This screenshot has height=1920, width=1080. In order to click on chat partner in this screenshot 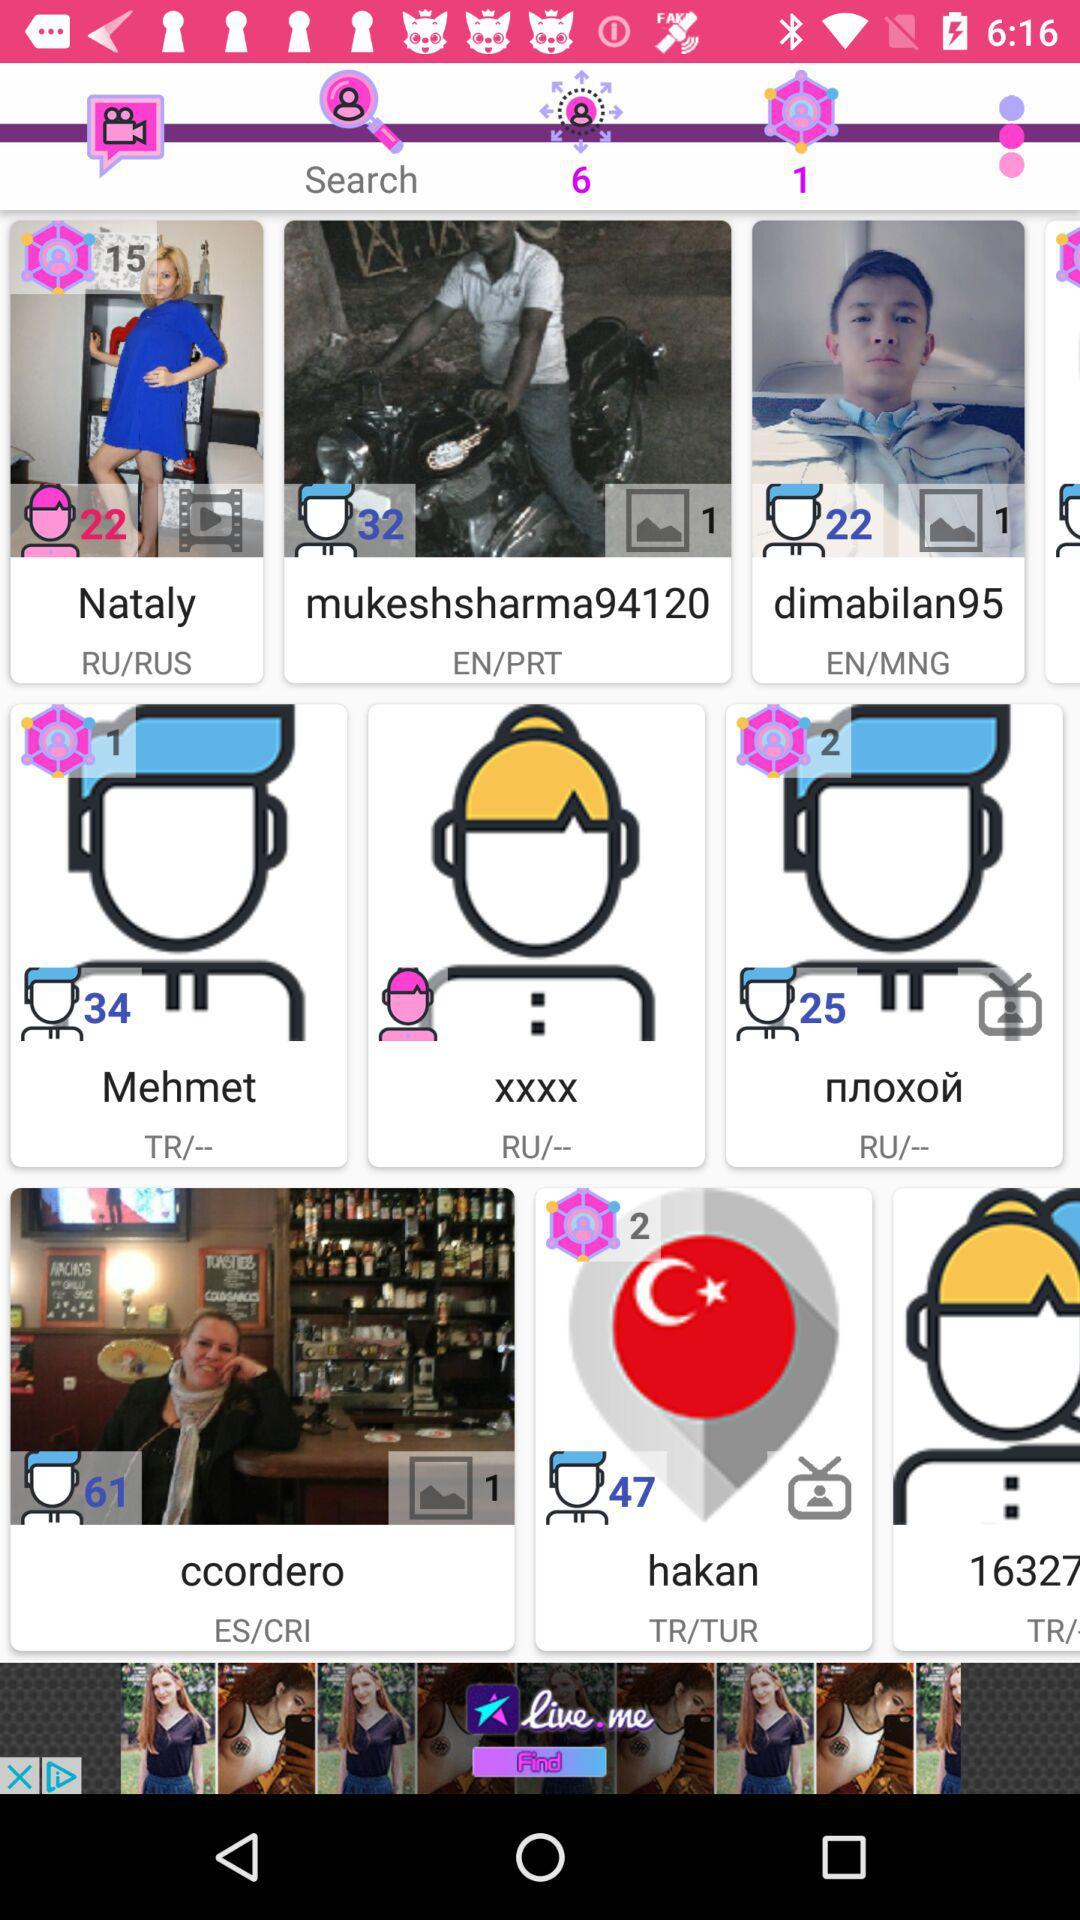, I will do `click(702, 1356)`.